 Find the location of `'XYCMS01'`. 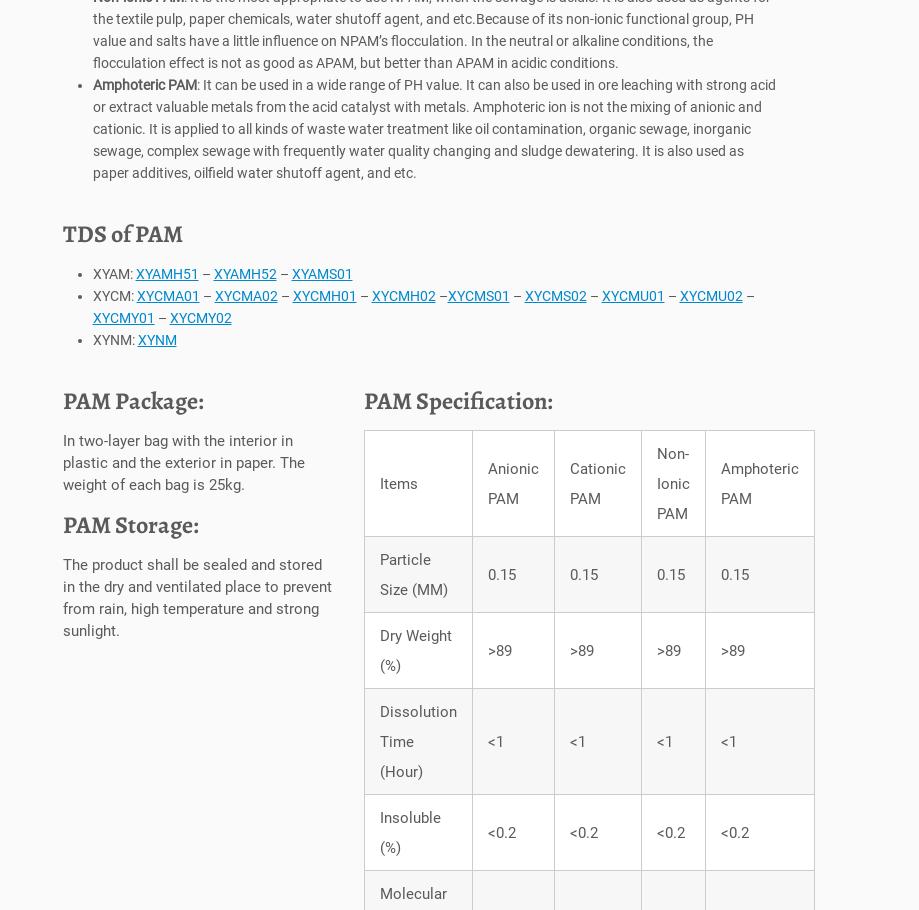

'XYCMS01' is located at coordinates (476, 301).